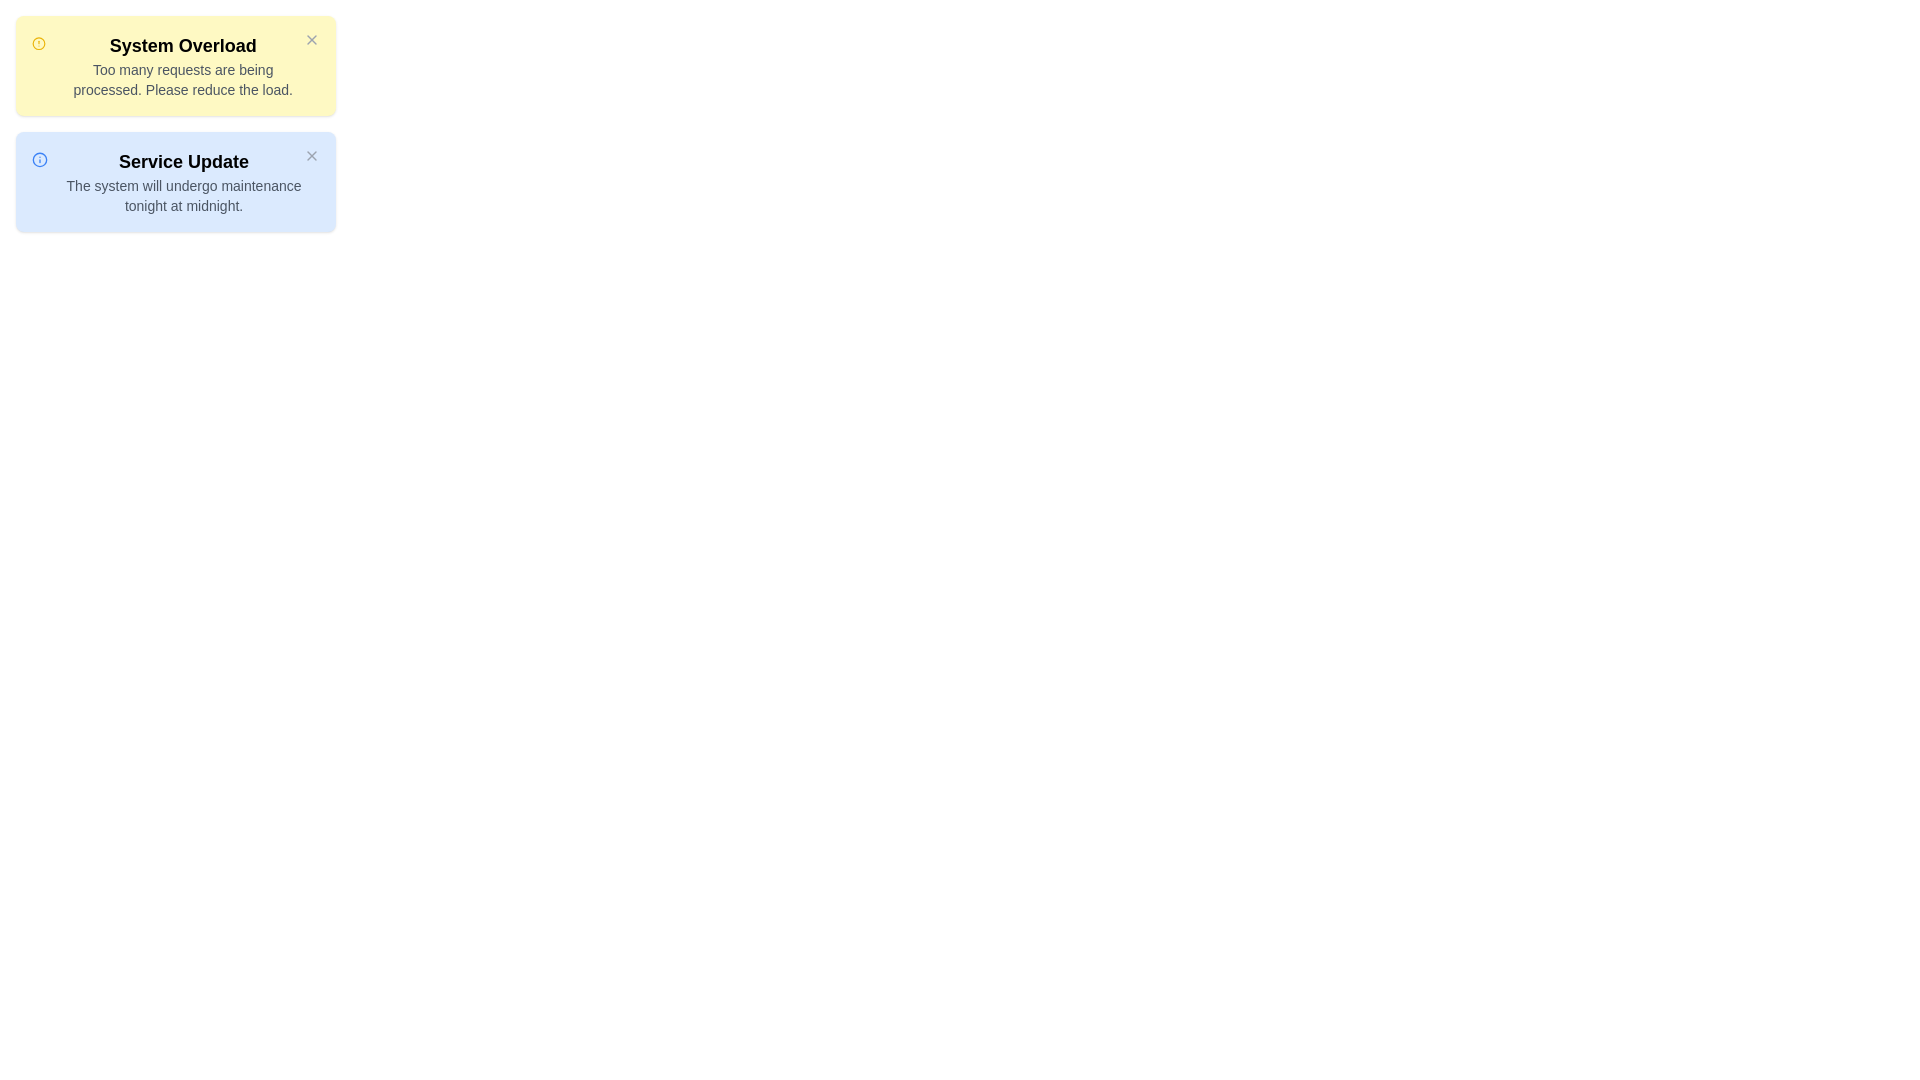 The width and height of the screenshot is (1920, 1080). Describe the element at coordinates (39, 43) in the screenshot. I see `the warning icon located in the top-left corner of the yellow 'System Overload' notification, which indicates a cautionary message` at that location.